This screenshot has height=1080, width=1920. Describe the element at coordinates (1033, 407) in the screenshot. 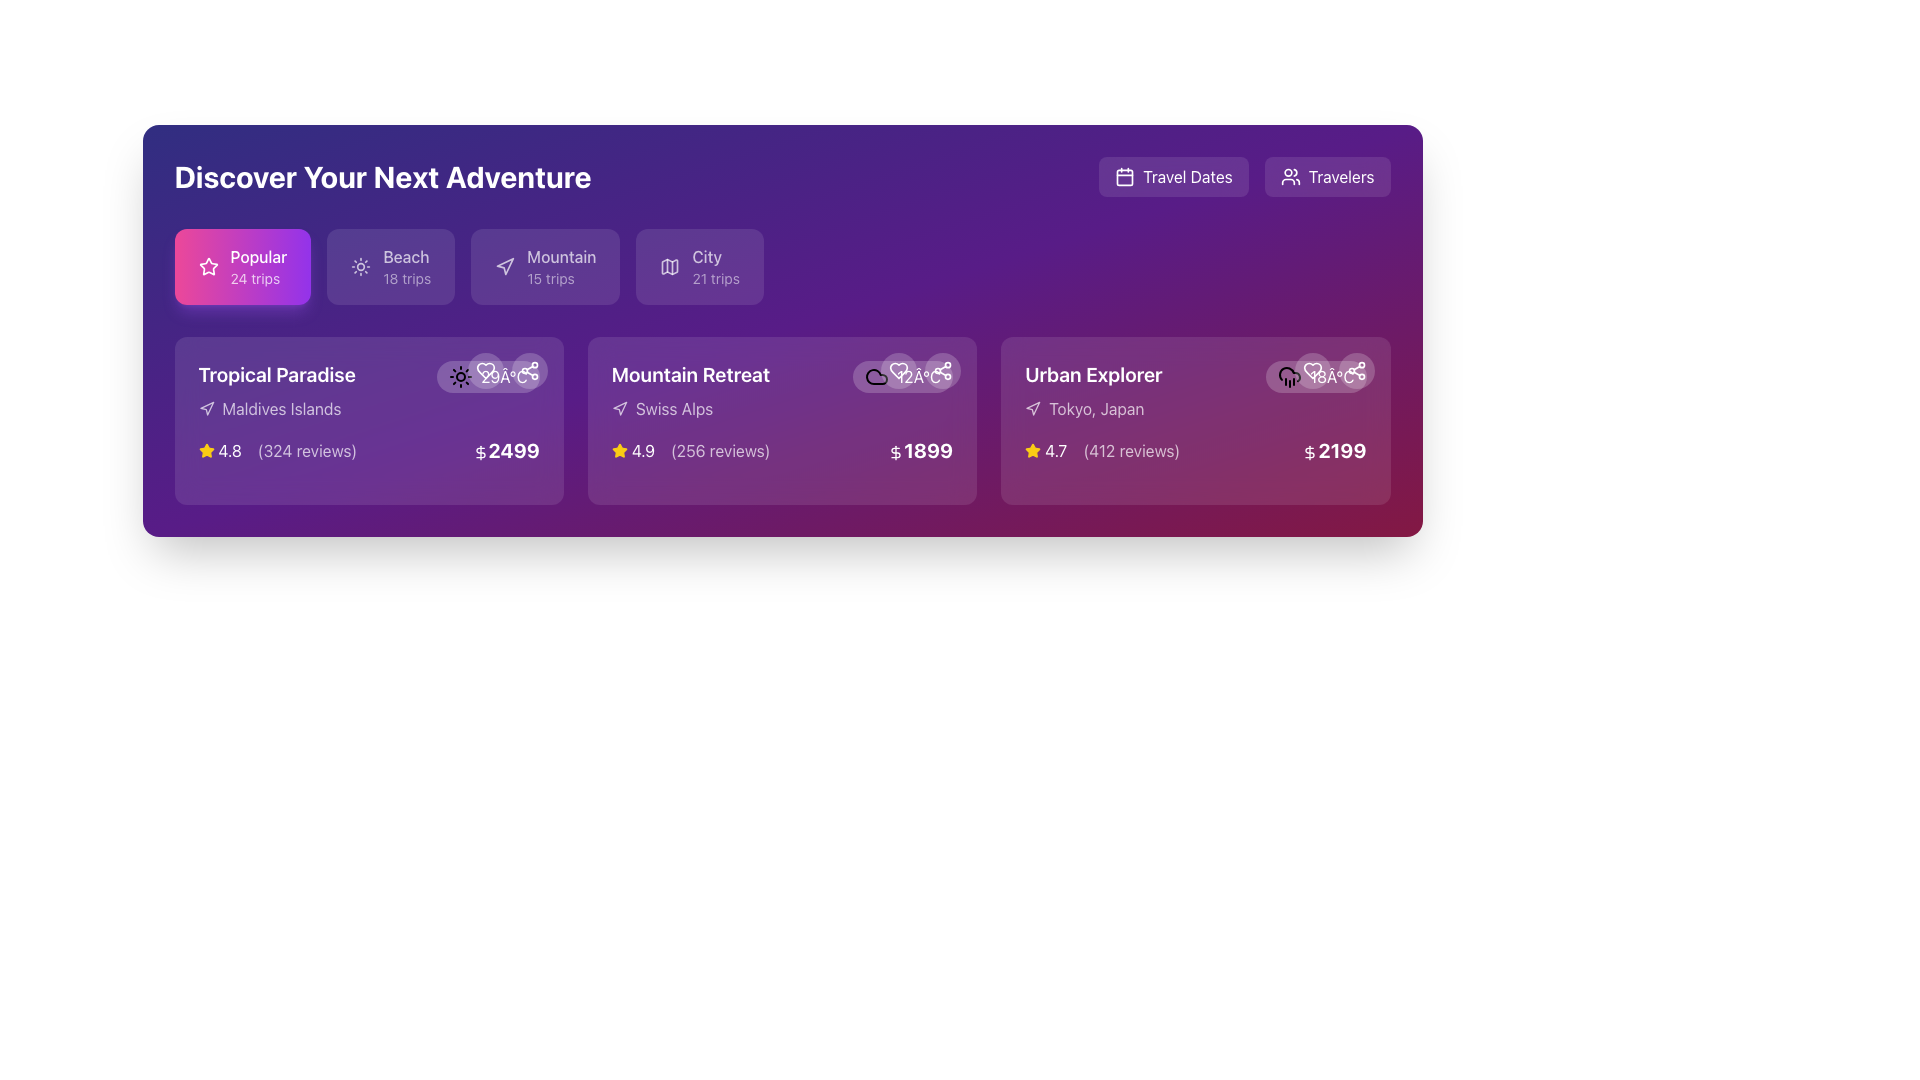

I see `the navigation arrow icon located at the top-right corner of the 'Mountain Retreat' package card` at that location.